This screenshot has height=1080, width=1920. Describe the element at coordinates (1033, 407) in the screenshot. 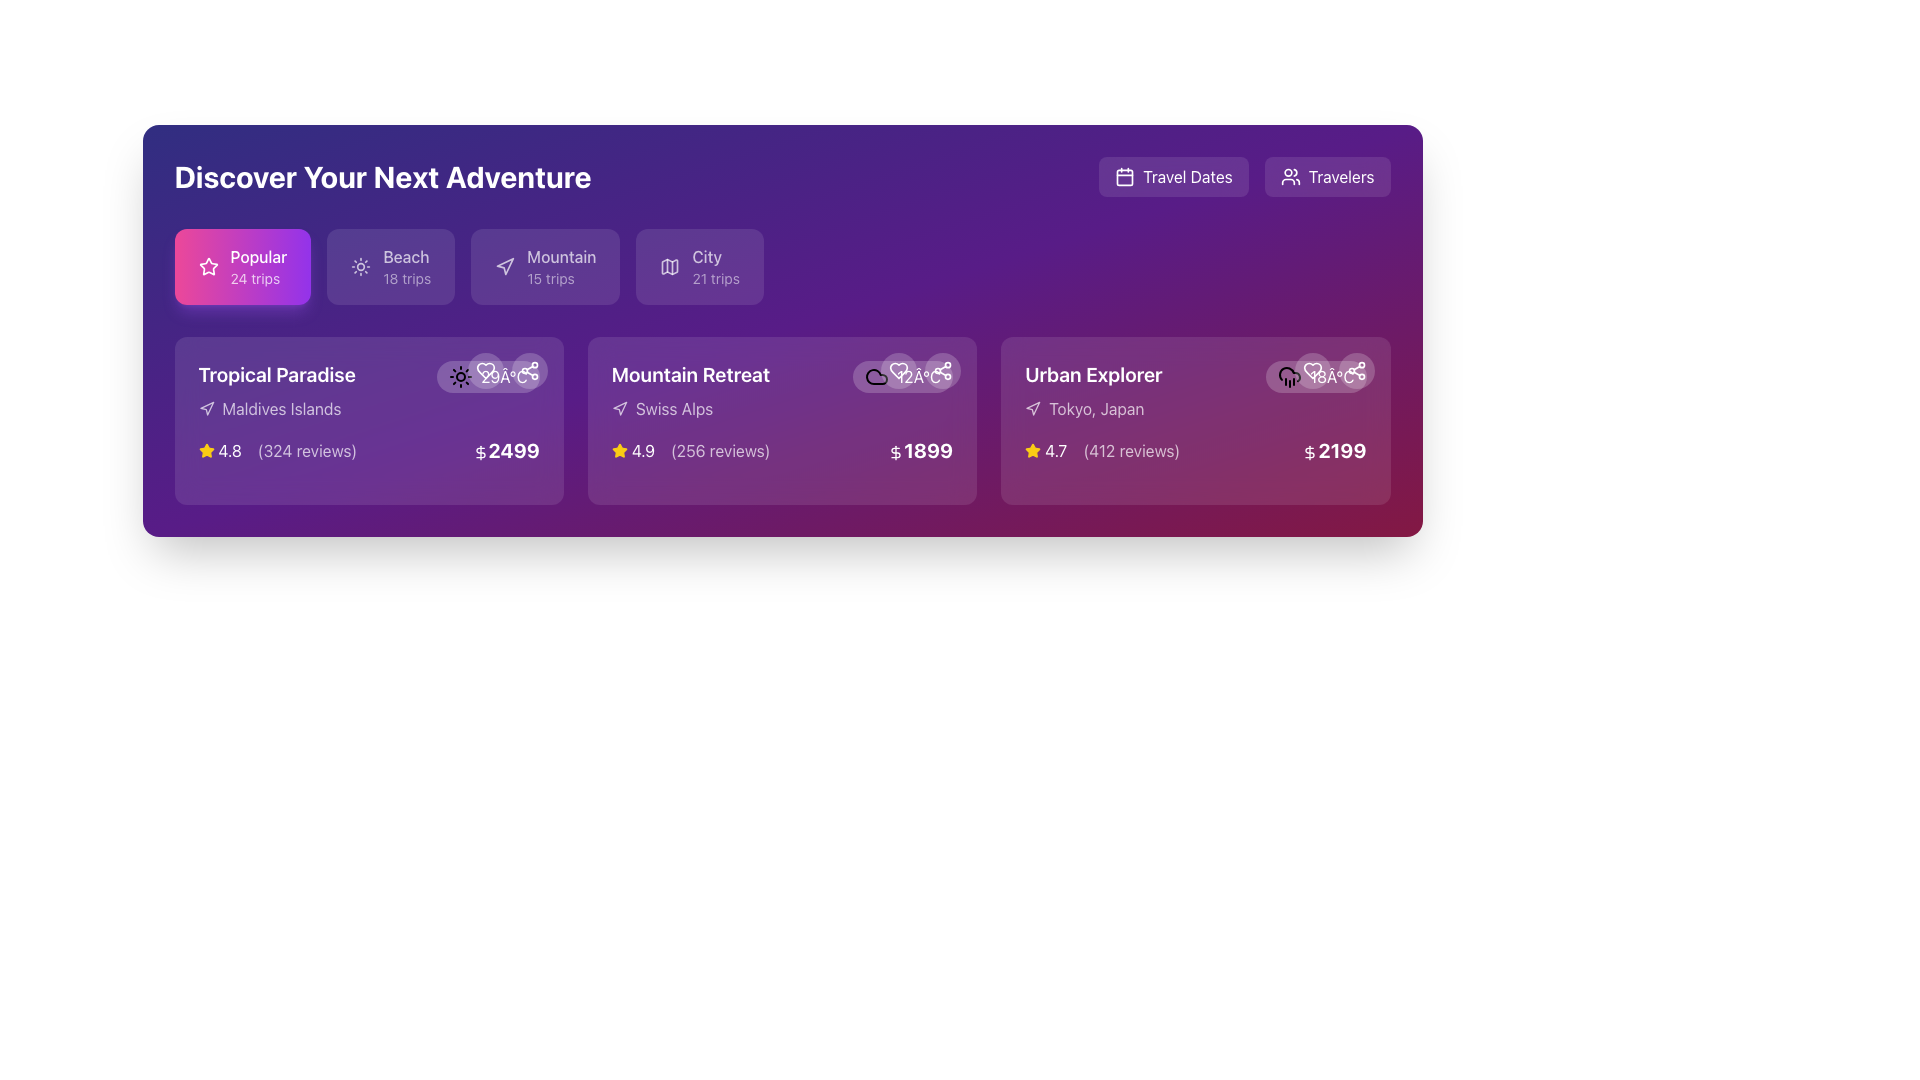

I see `the navigation arrow icon located at the top-right corner of the 'Mountain Retreat' package card` at that location.